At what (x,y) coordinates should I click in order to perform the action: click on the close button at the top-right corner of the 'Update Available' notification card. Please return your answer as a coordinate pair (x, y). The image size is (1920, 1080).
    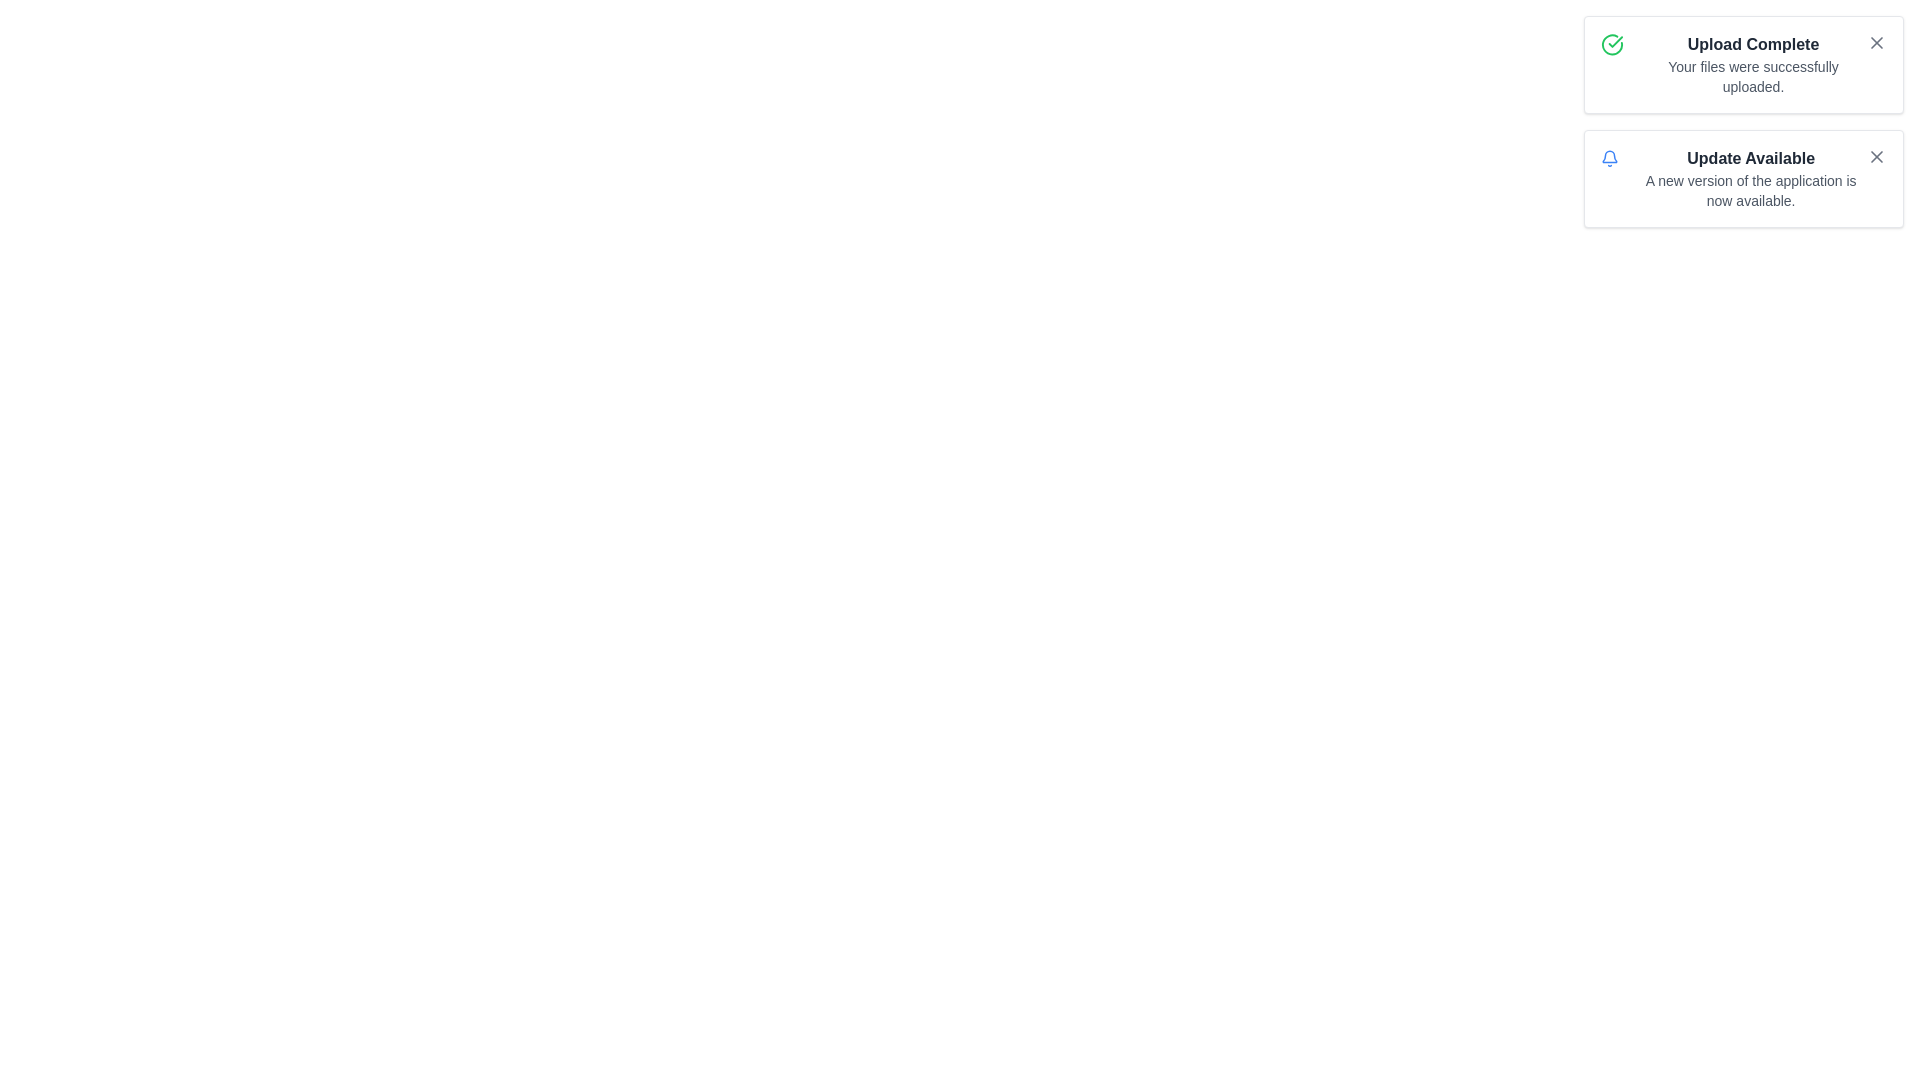
    Looking at the image, I should click on (1875, 156).